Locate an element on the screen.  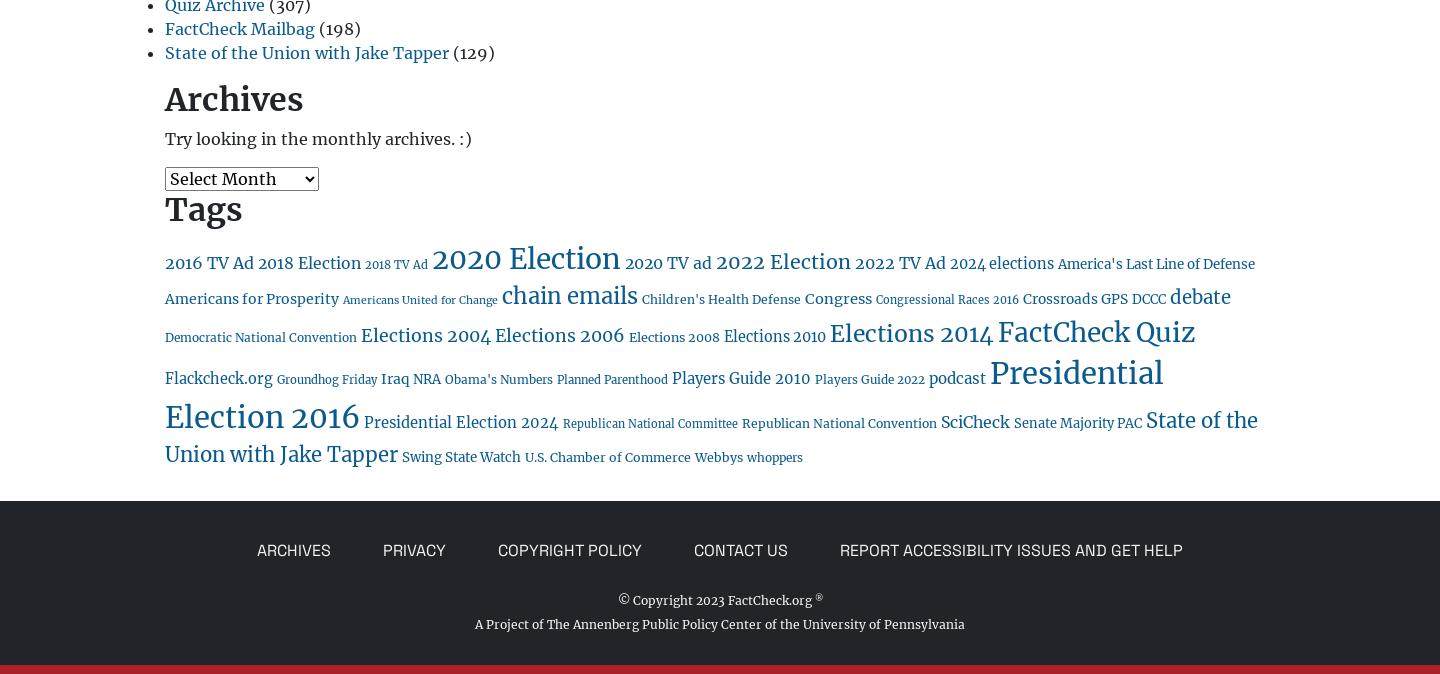
'Webbys' is located at coordinates (718, 456).